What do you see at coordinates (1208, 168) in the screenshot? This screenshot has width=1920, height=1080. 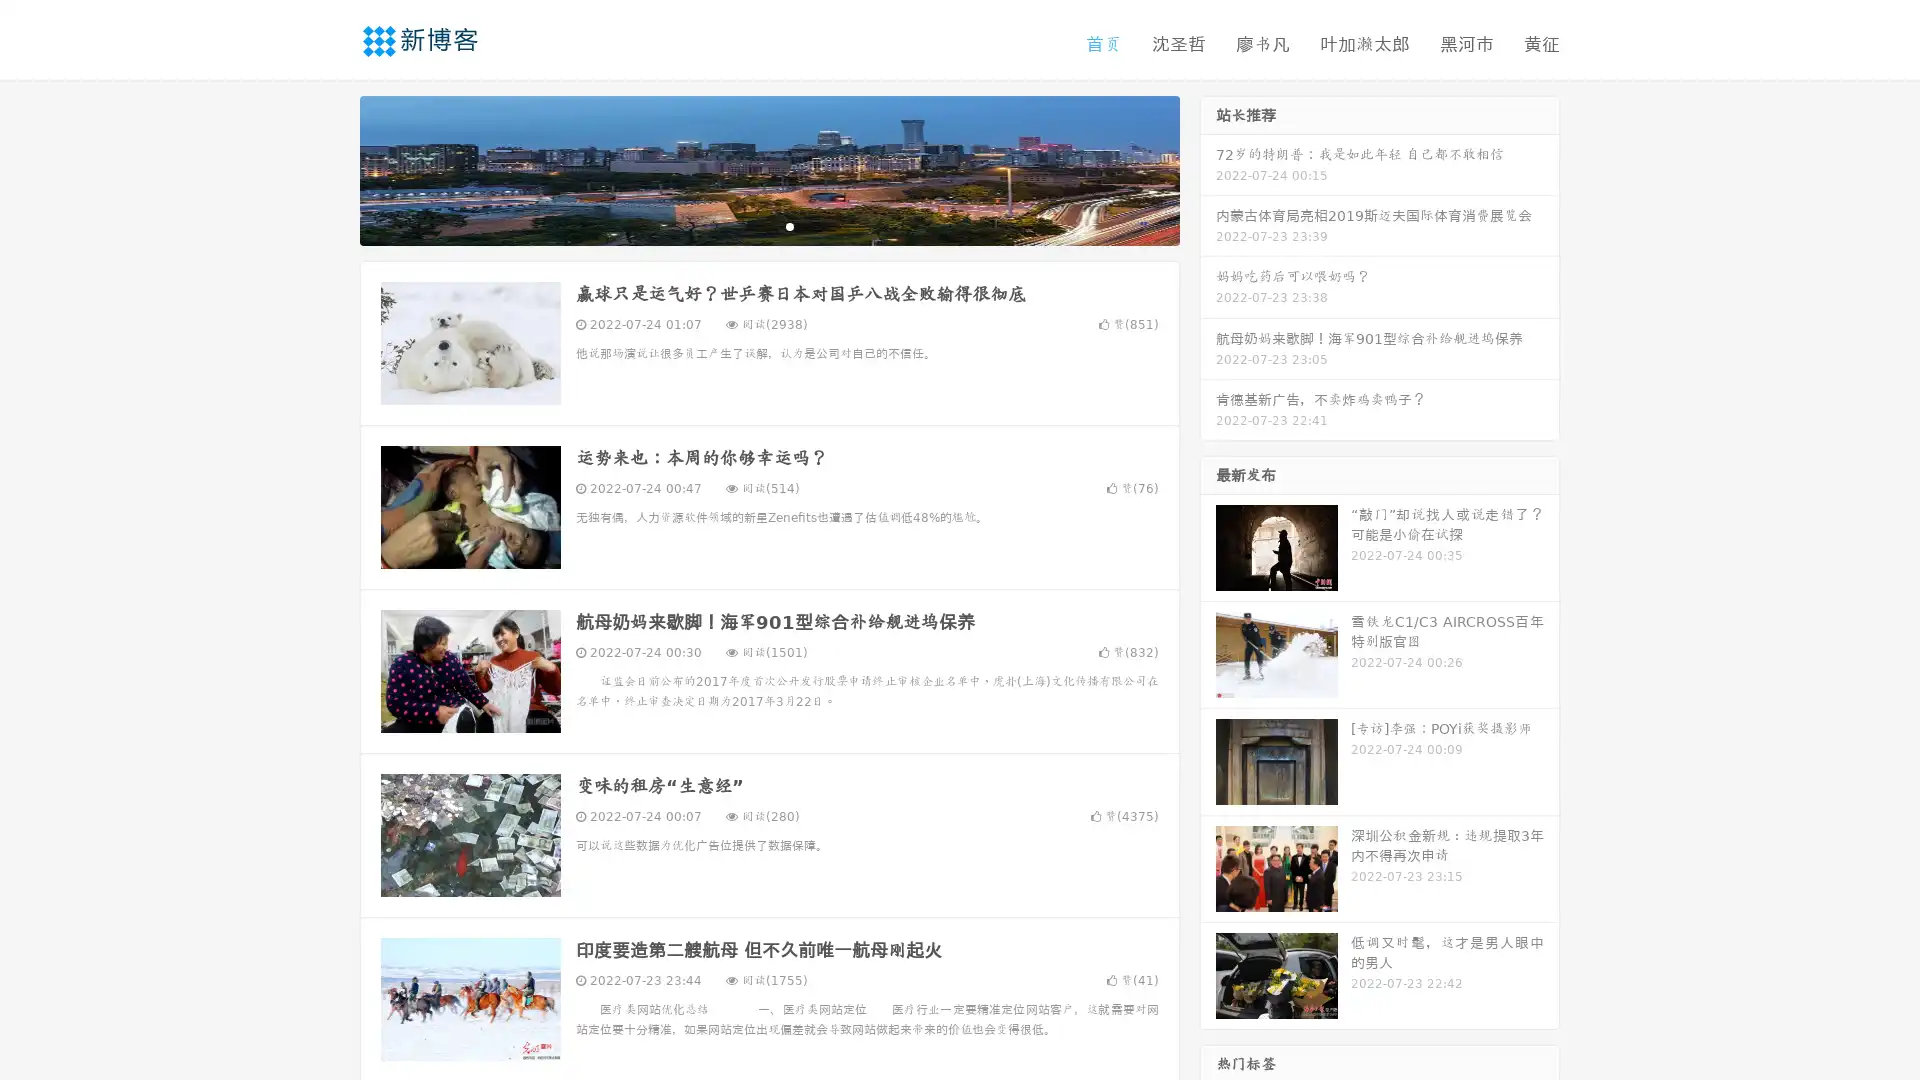 I see `Next slide` at bounding box center [1208, 168].